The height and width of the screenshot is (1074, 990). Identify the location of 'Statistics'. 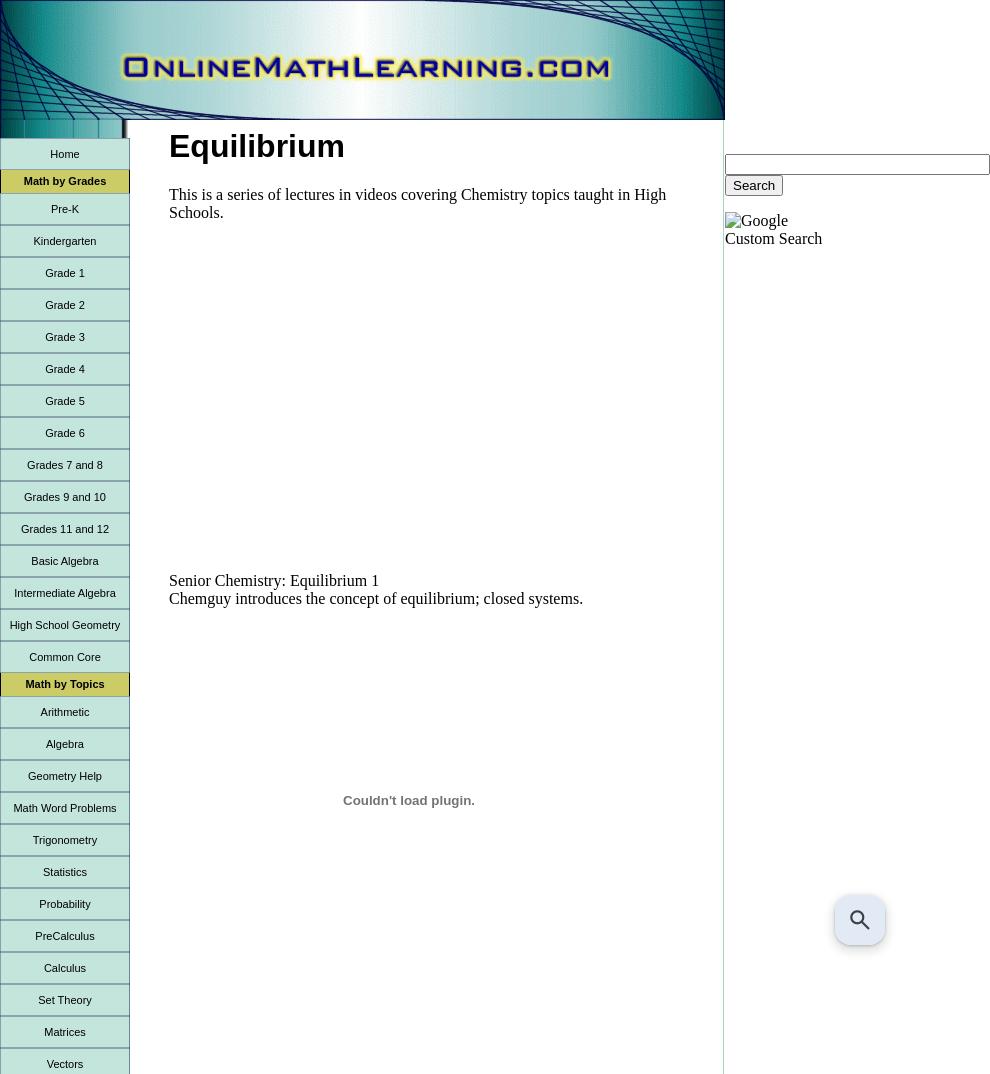
(40, 870).